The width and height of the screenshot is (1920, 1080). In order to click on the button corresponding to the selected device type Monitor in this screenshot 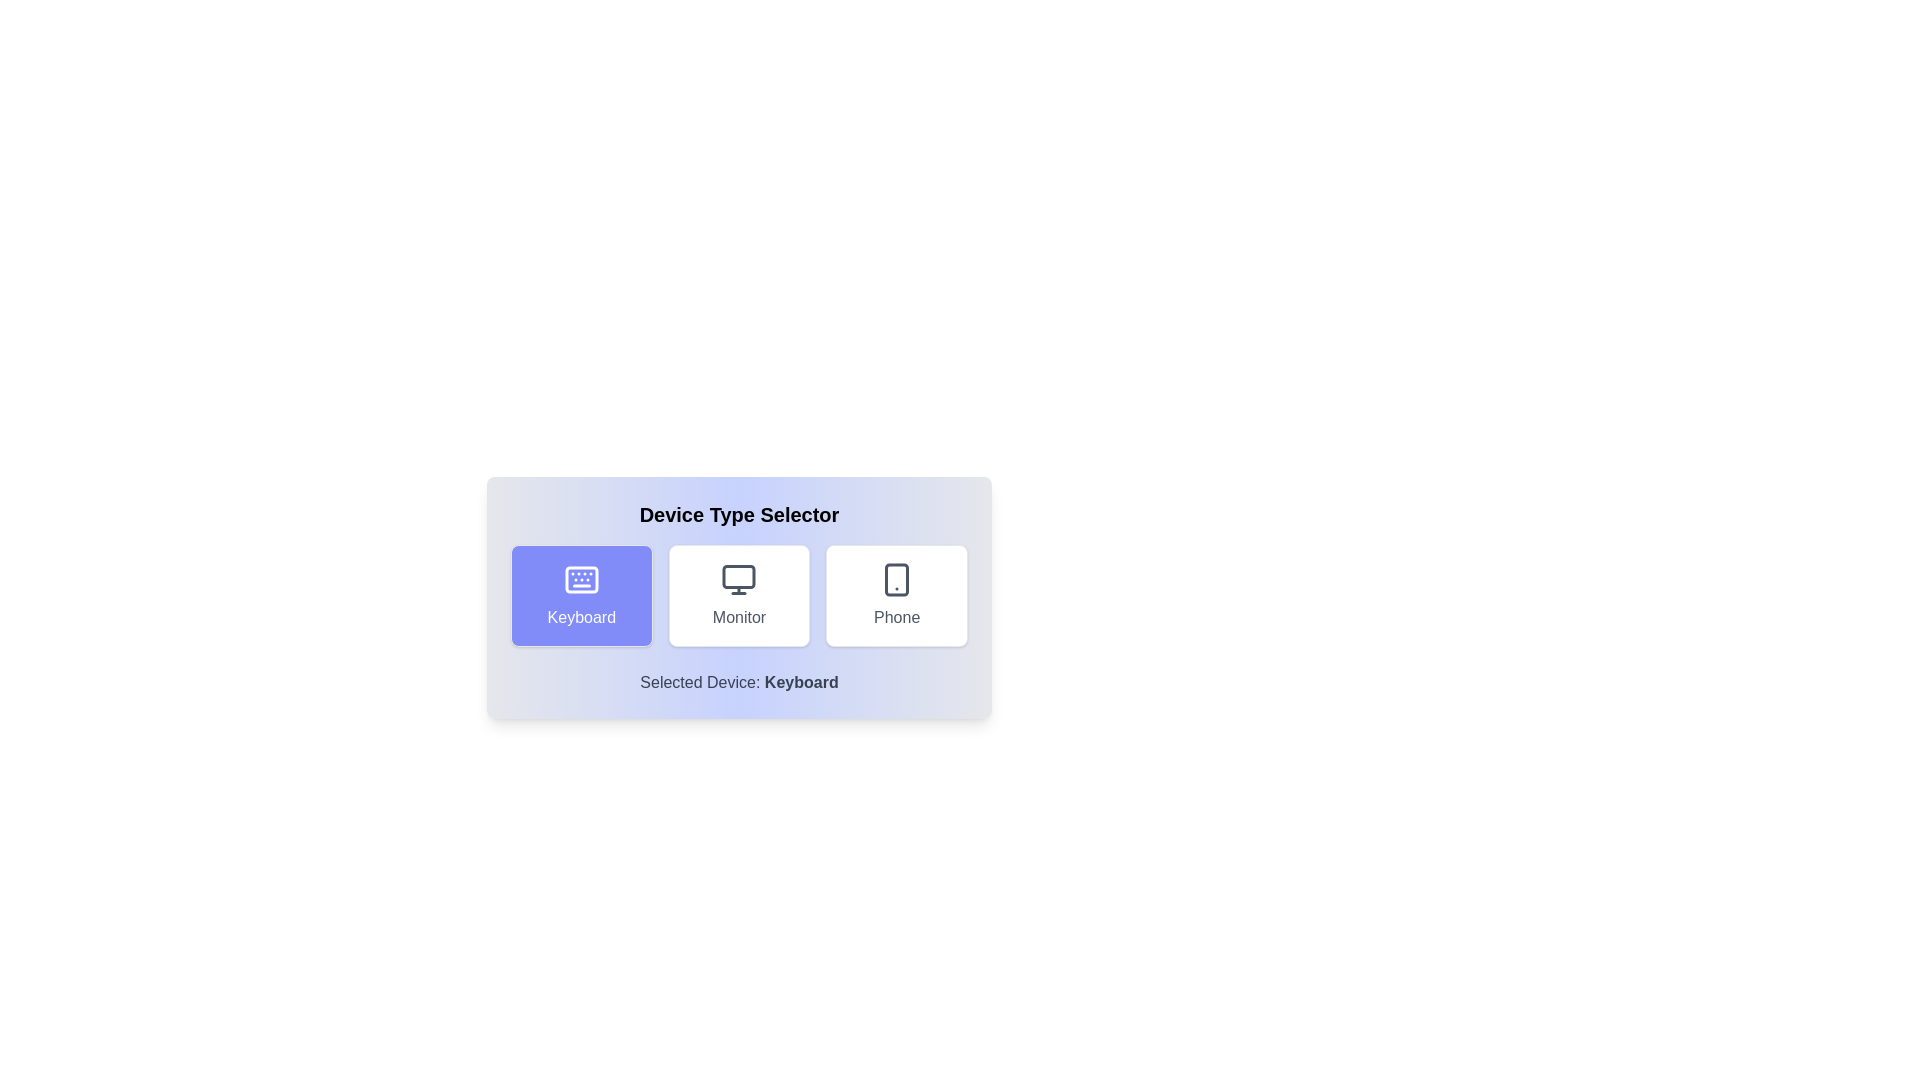, I will do `click(738, 595)`.